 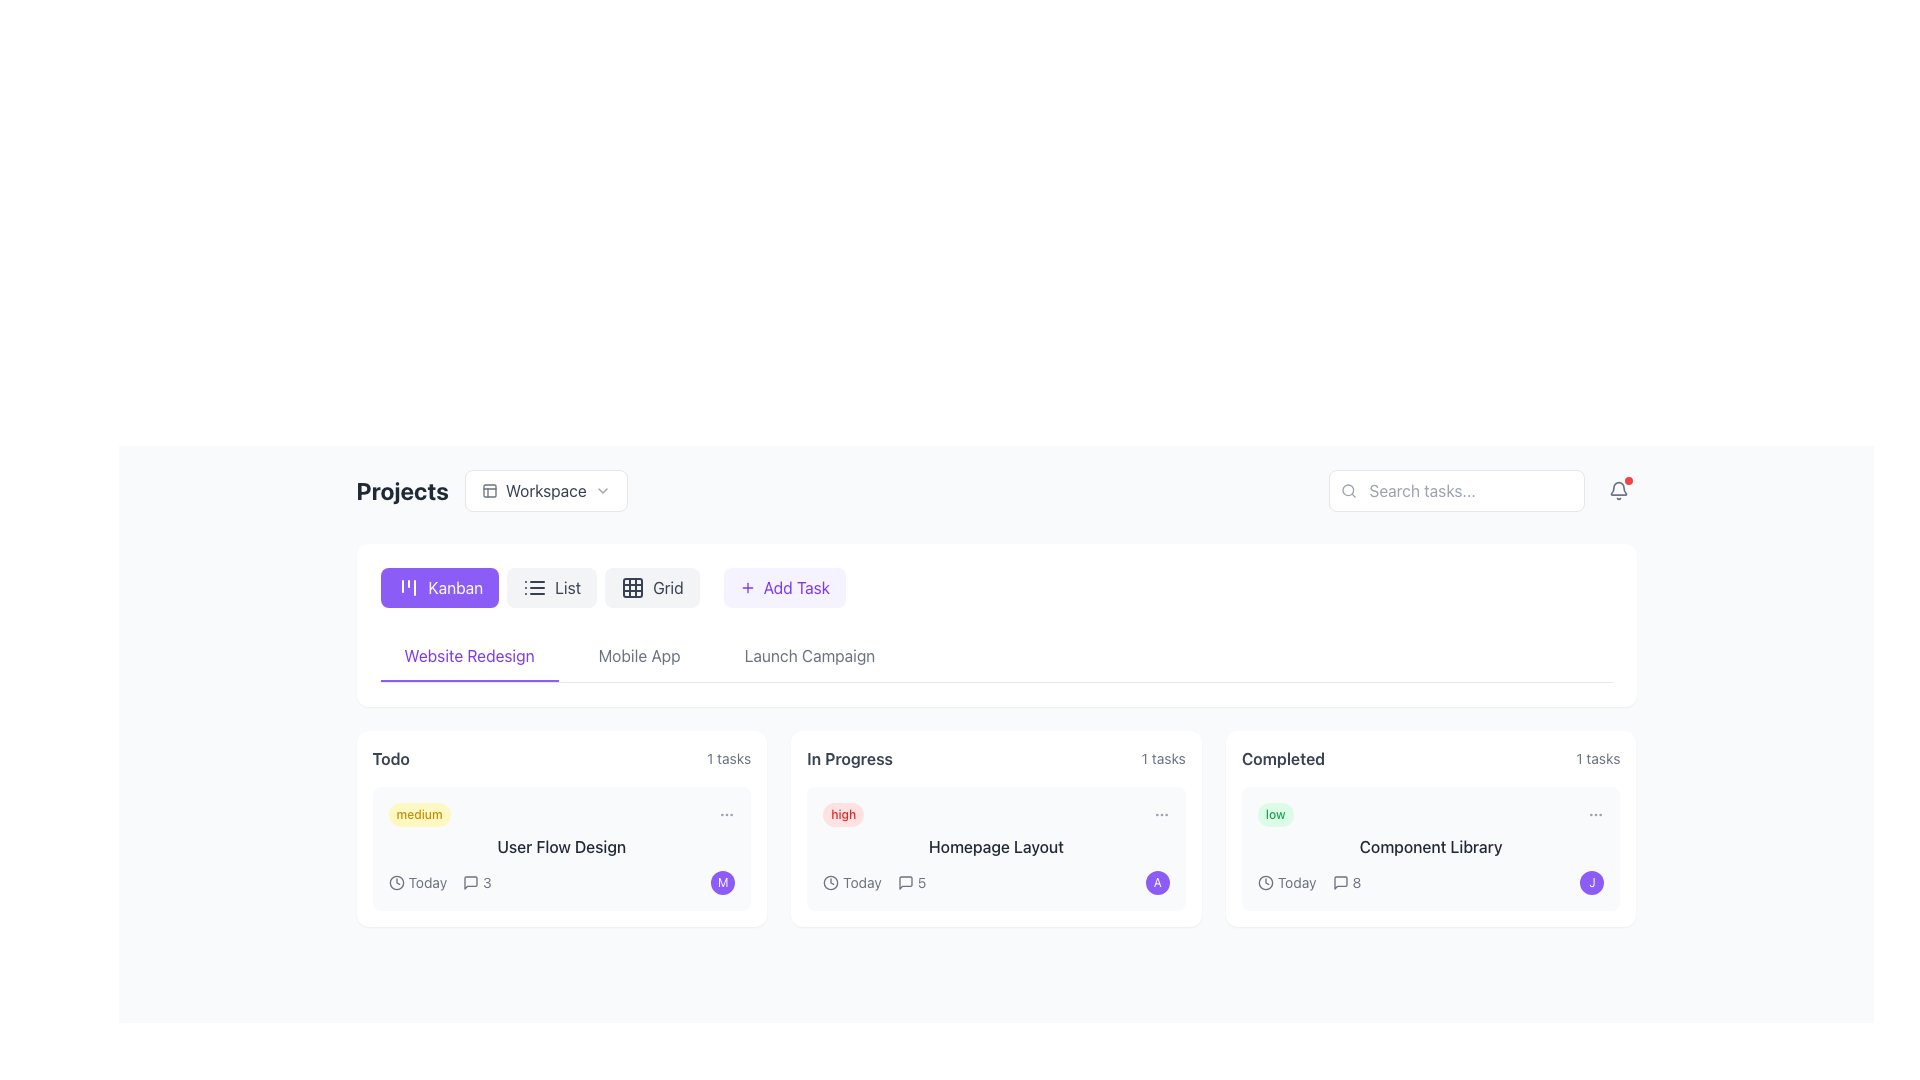 I want to click on the numerical indicator displaying the count of comments or messages located within the 'Completed' content card under the task title 'Component Library', so click(x=1346, y=882).